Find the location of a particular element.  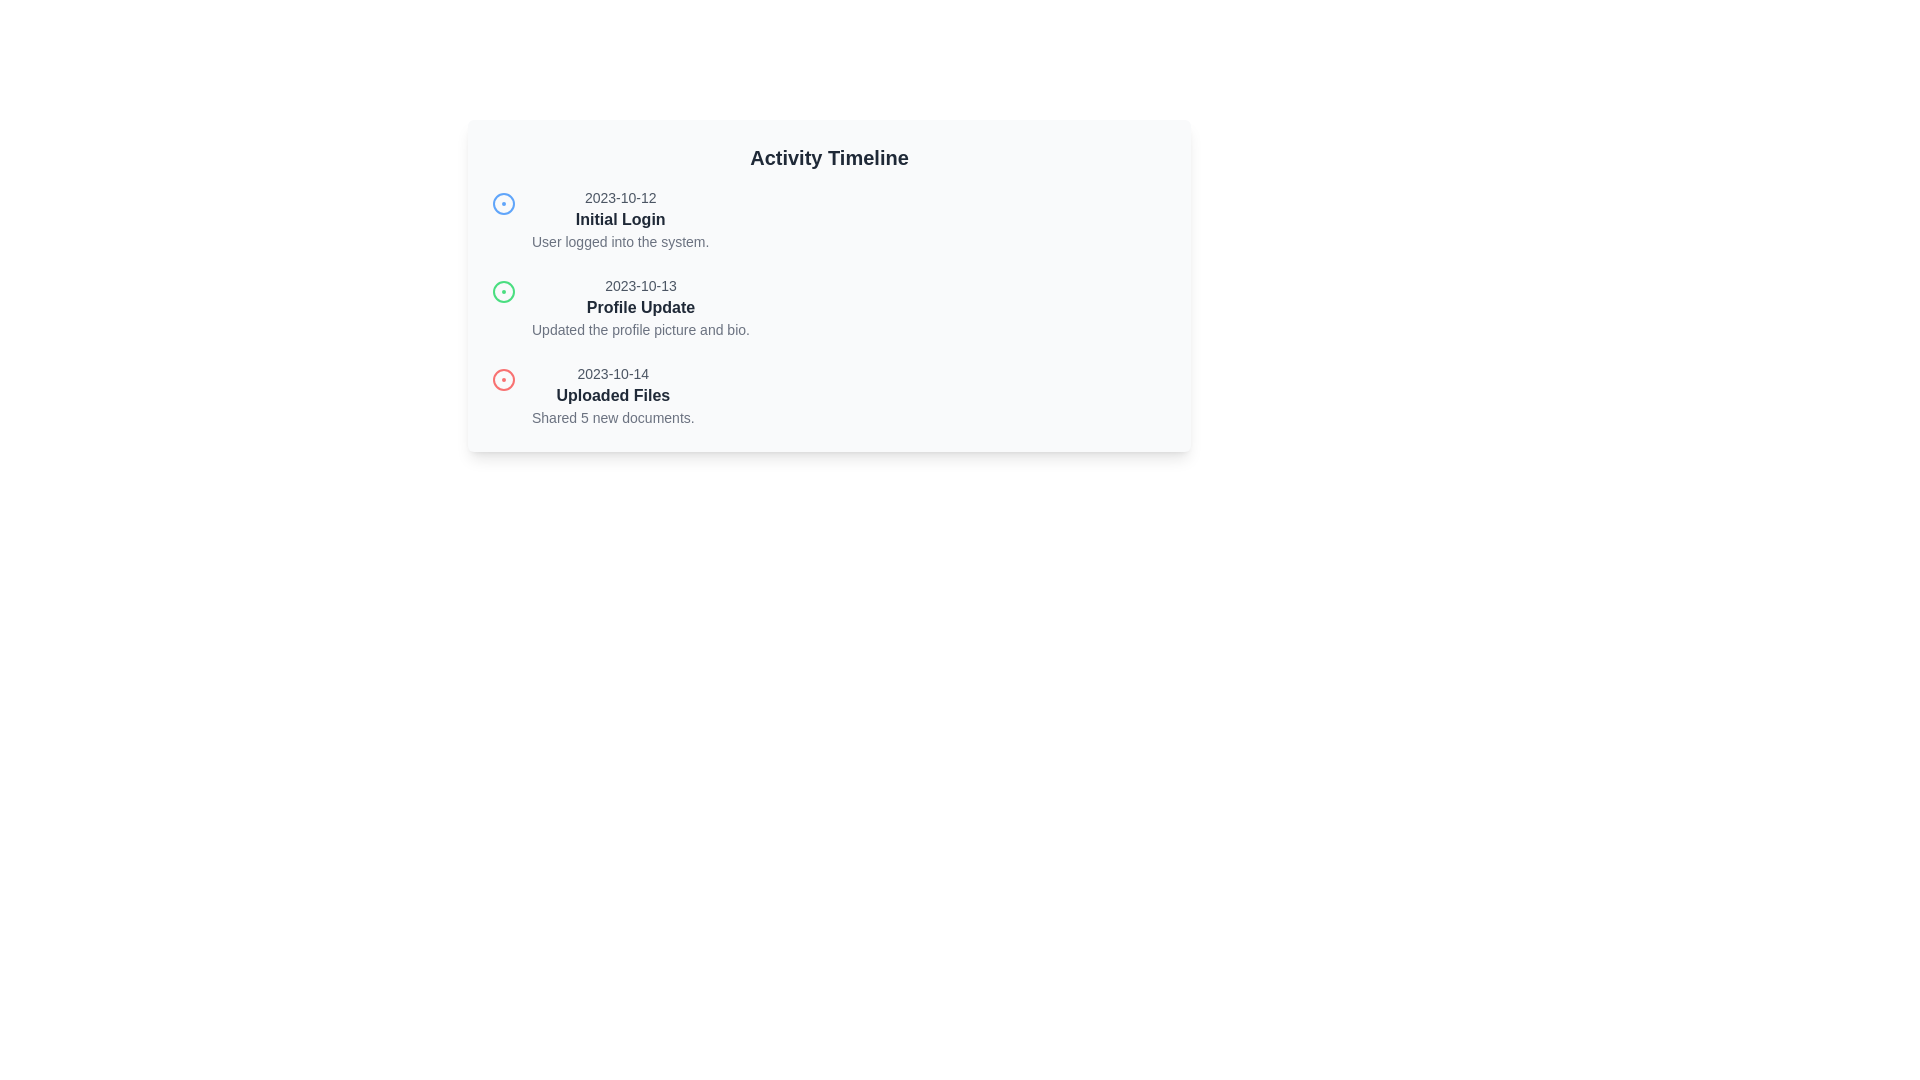

the outermost circular element of the SVG icon with a blue outline, which is positioned next to the text '2023-10-12 Initial Login' in the timeline component is located at coordinates (504, 204).